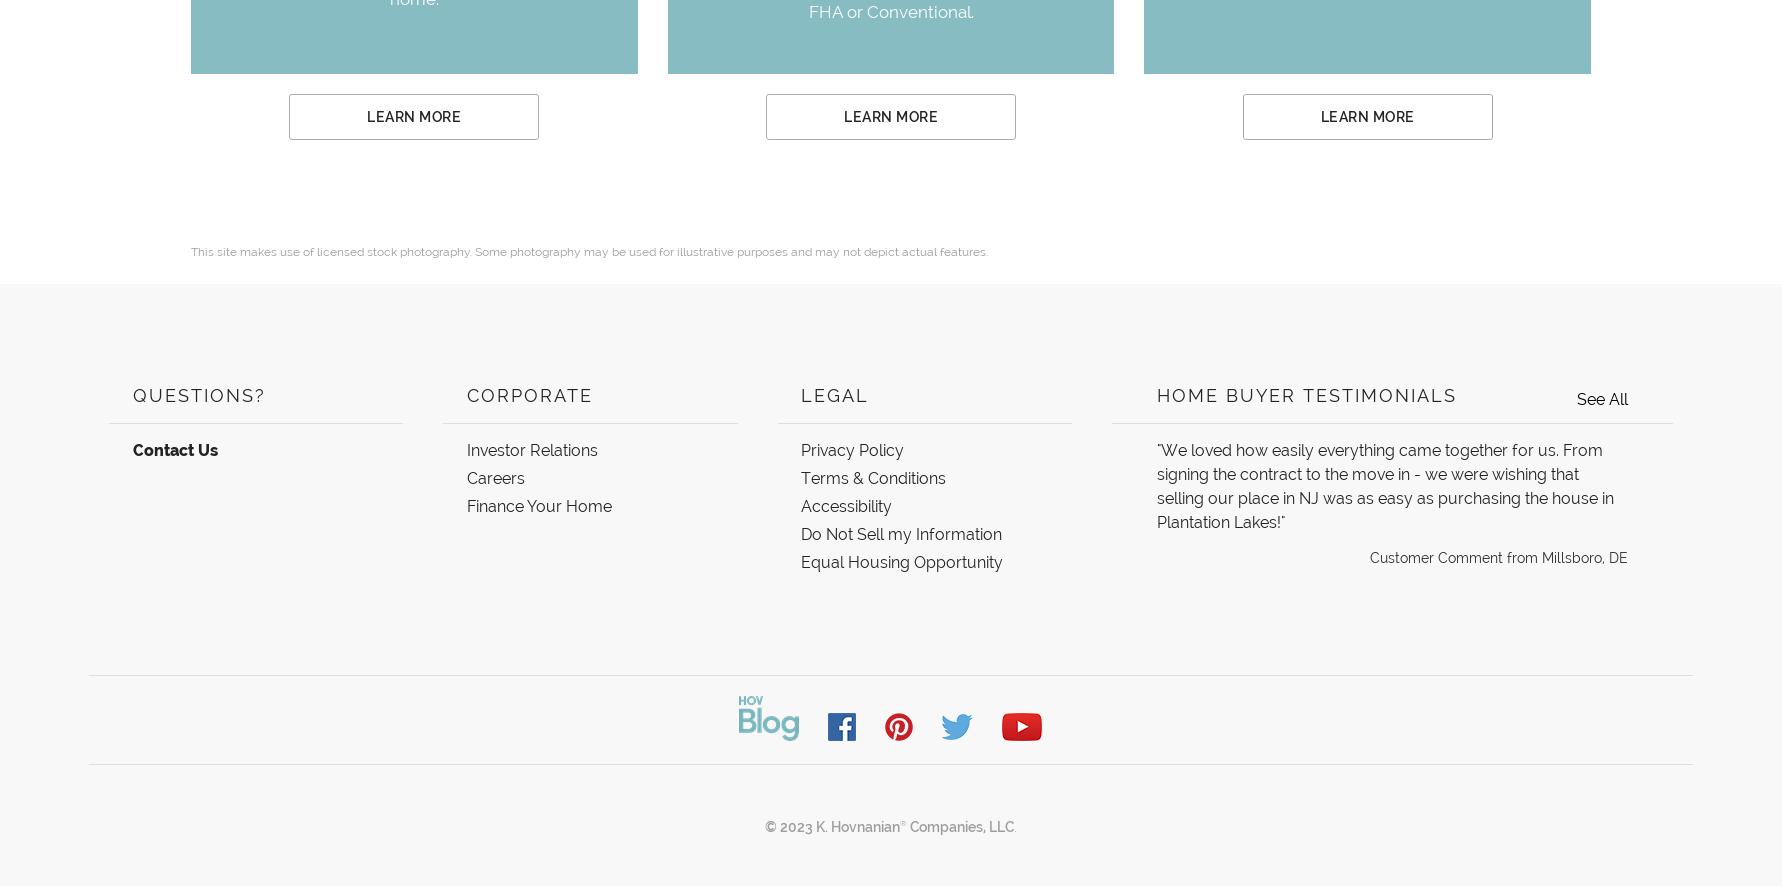  I want to click on '.', so click(1012, 826).